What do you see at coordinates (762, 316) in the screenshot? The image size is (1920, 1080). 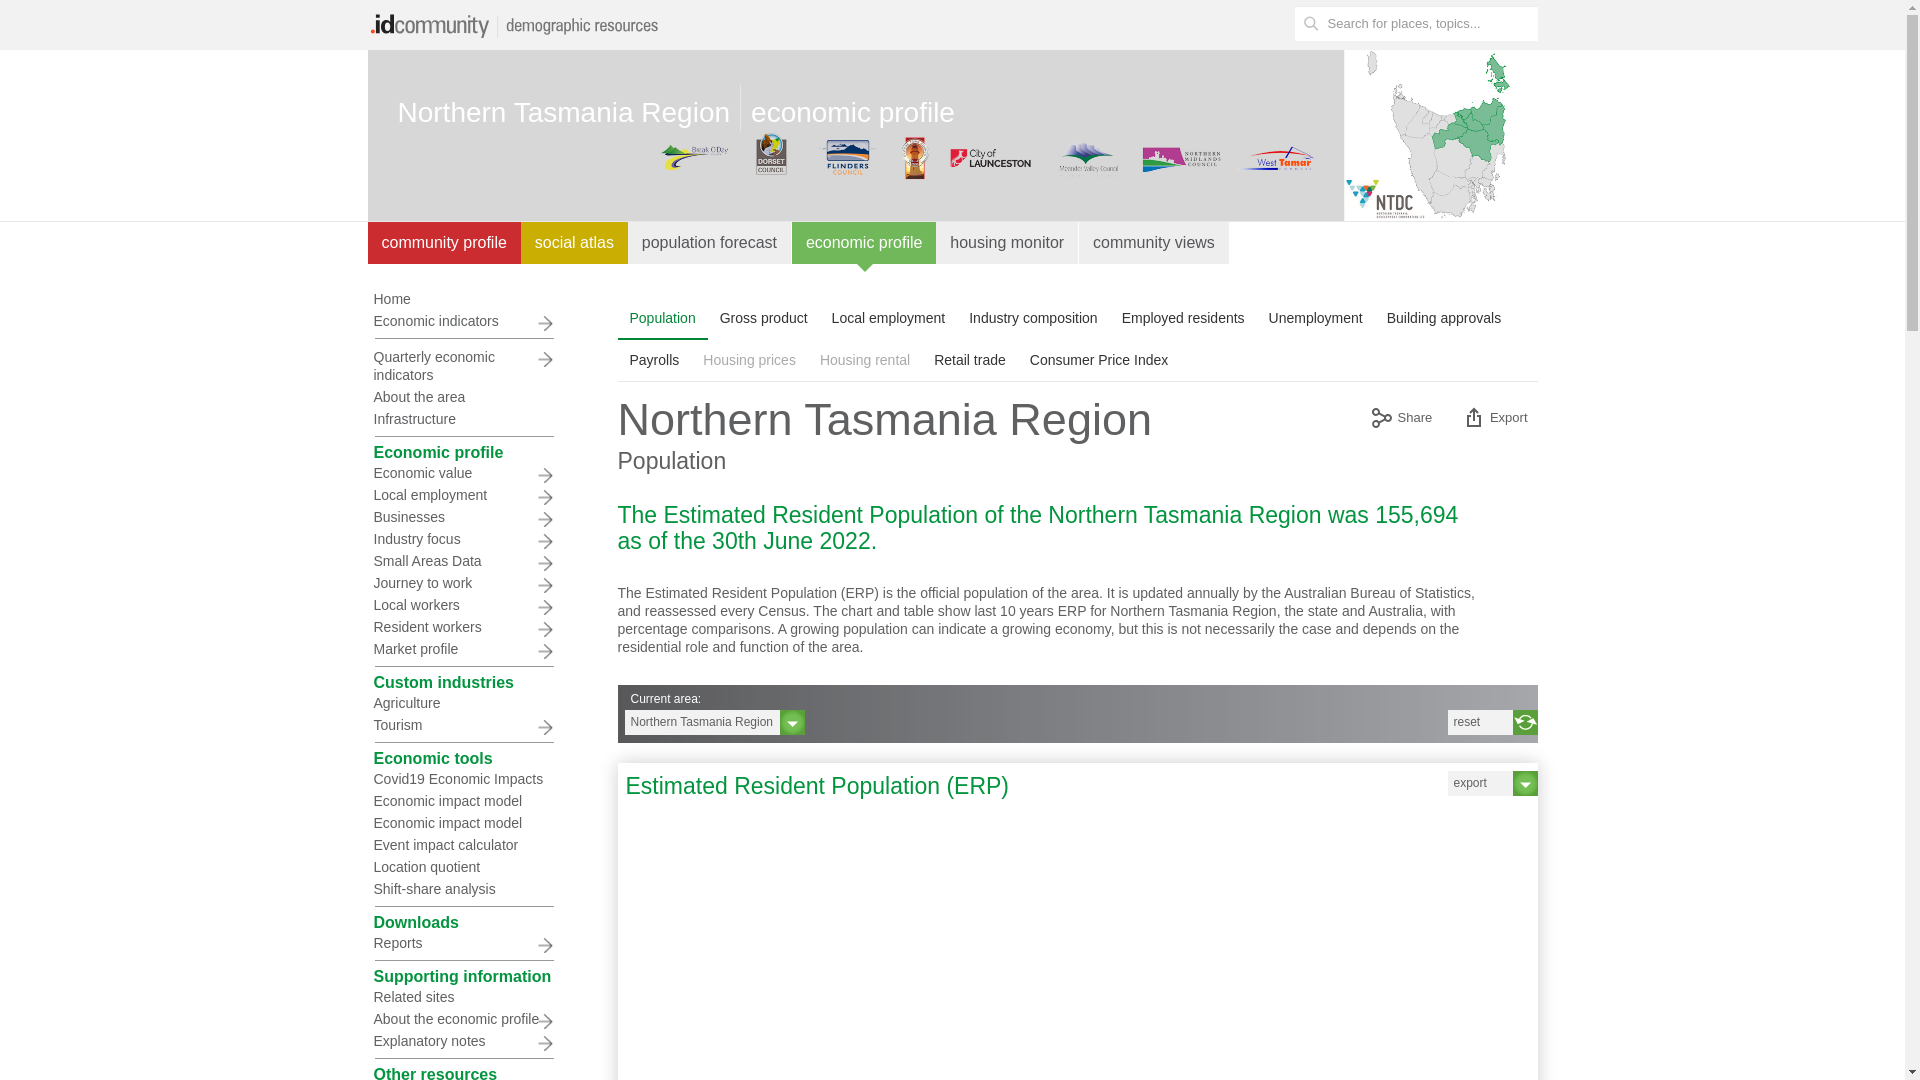 I see `'Gross product'` at bounding box center [762, 316].